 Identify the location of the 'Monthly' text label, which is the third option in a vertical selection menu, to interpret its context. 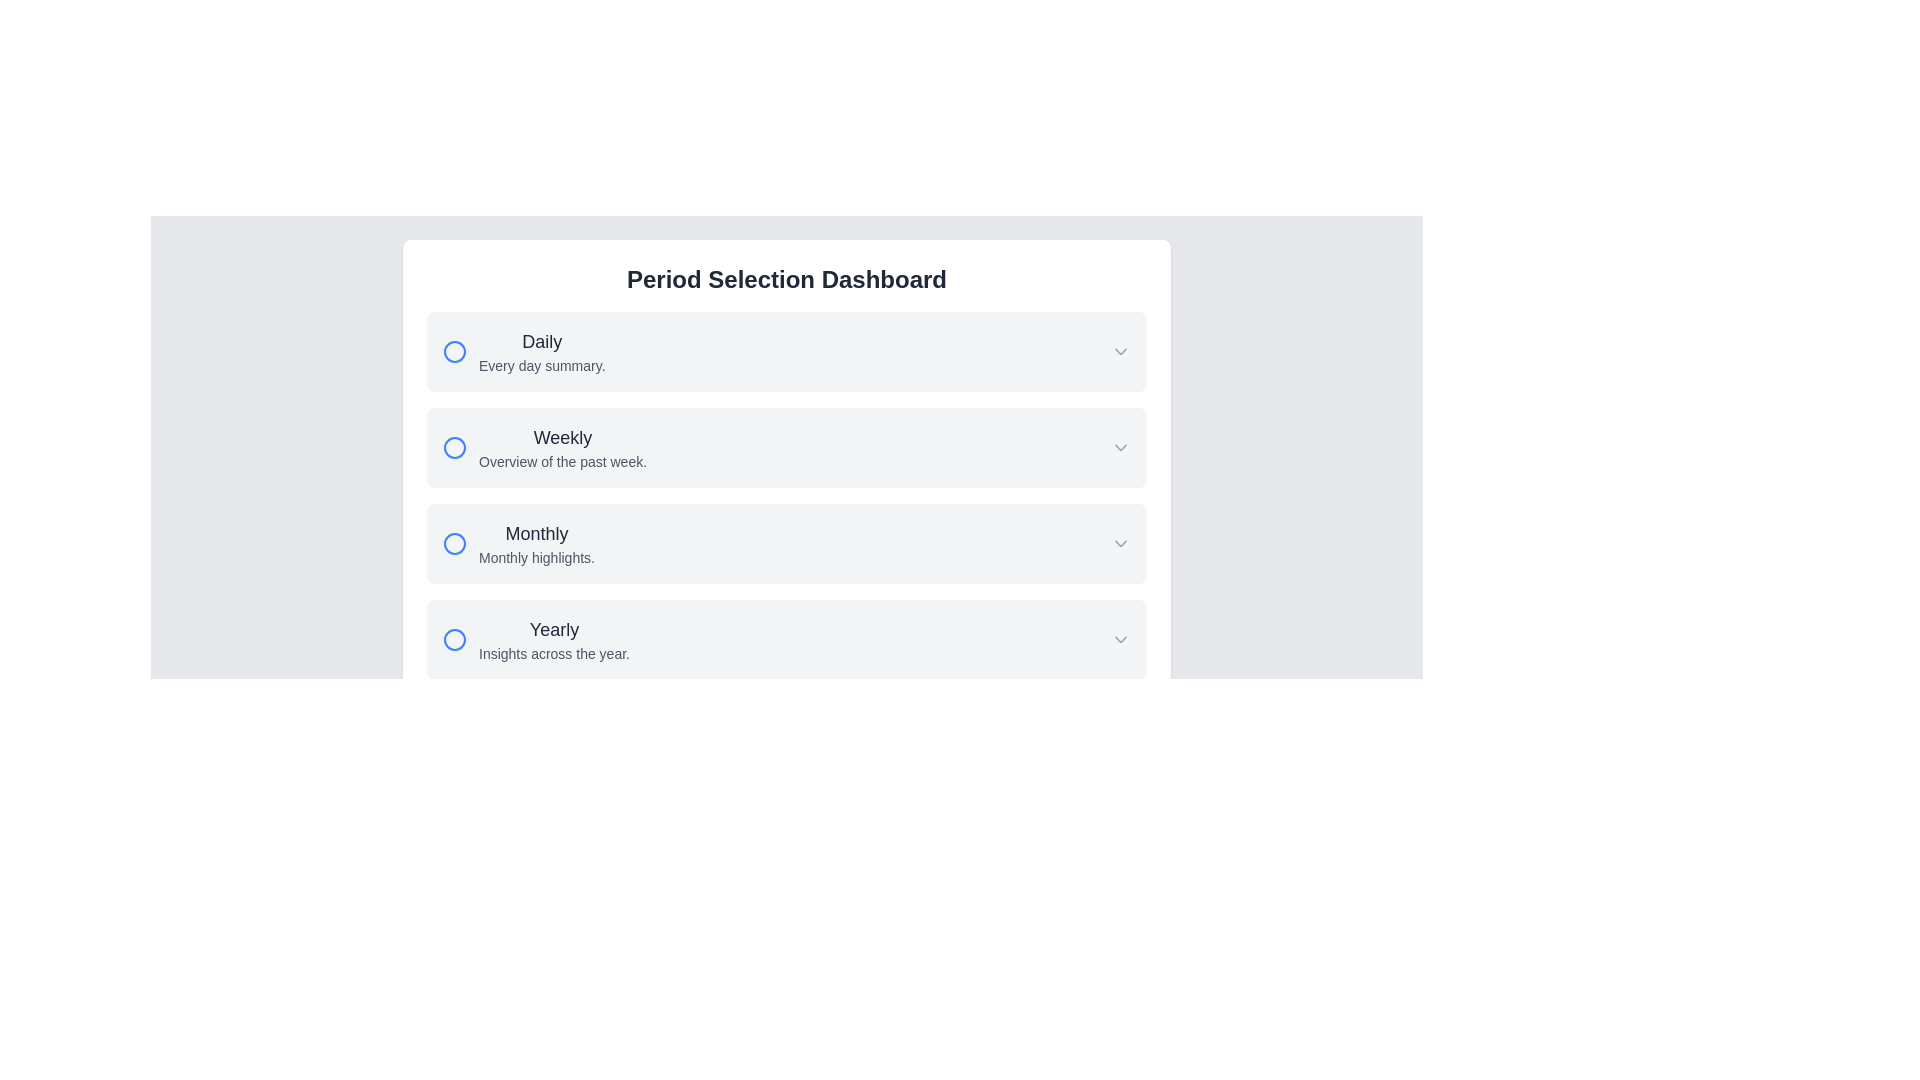
(537, 543).